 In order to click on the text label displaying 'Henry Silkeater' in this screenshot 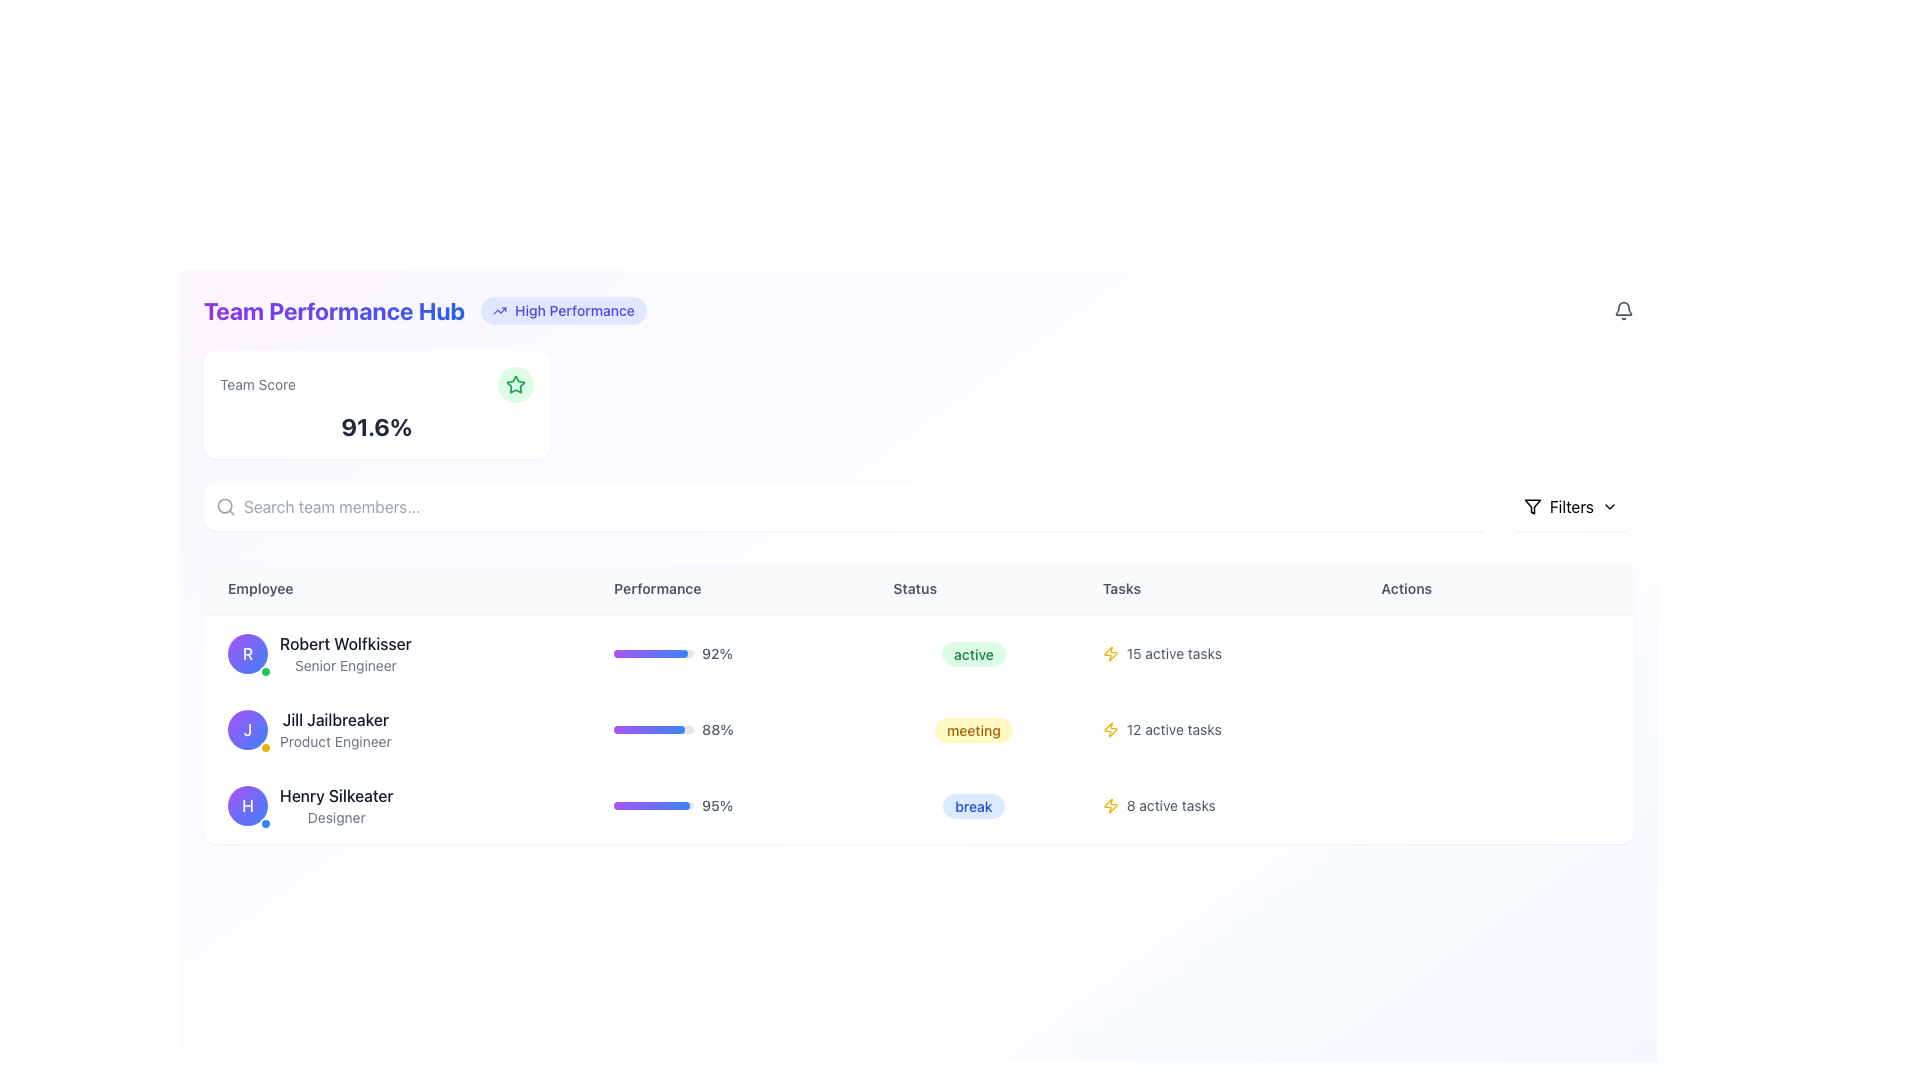, I will do `click(336, 794)`.